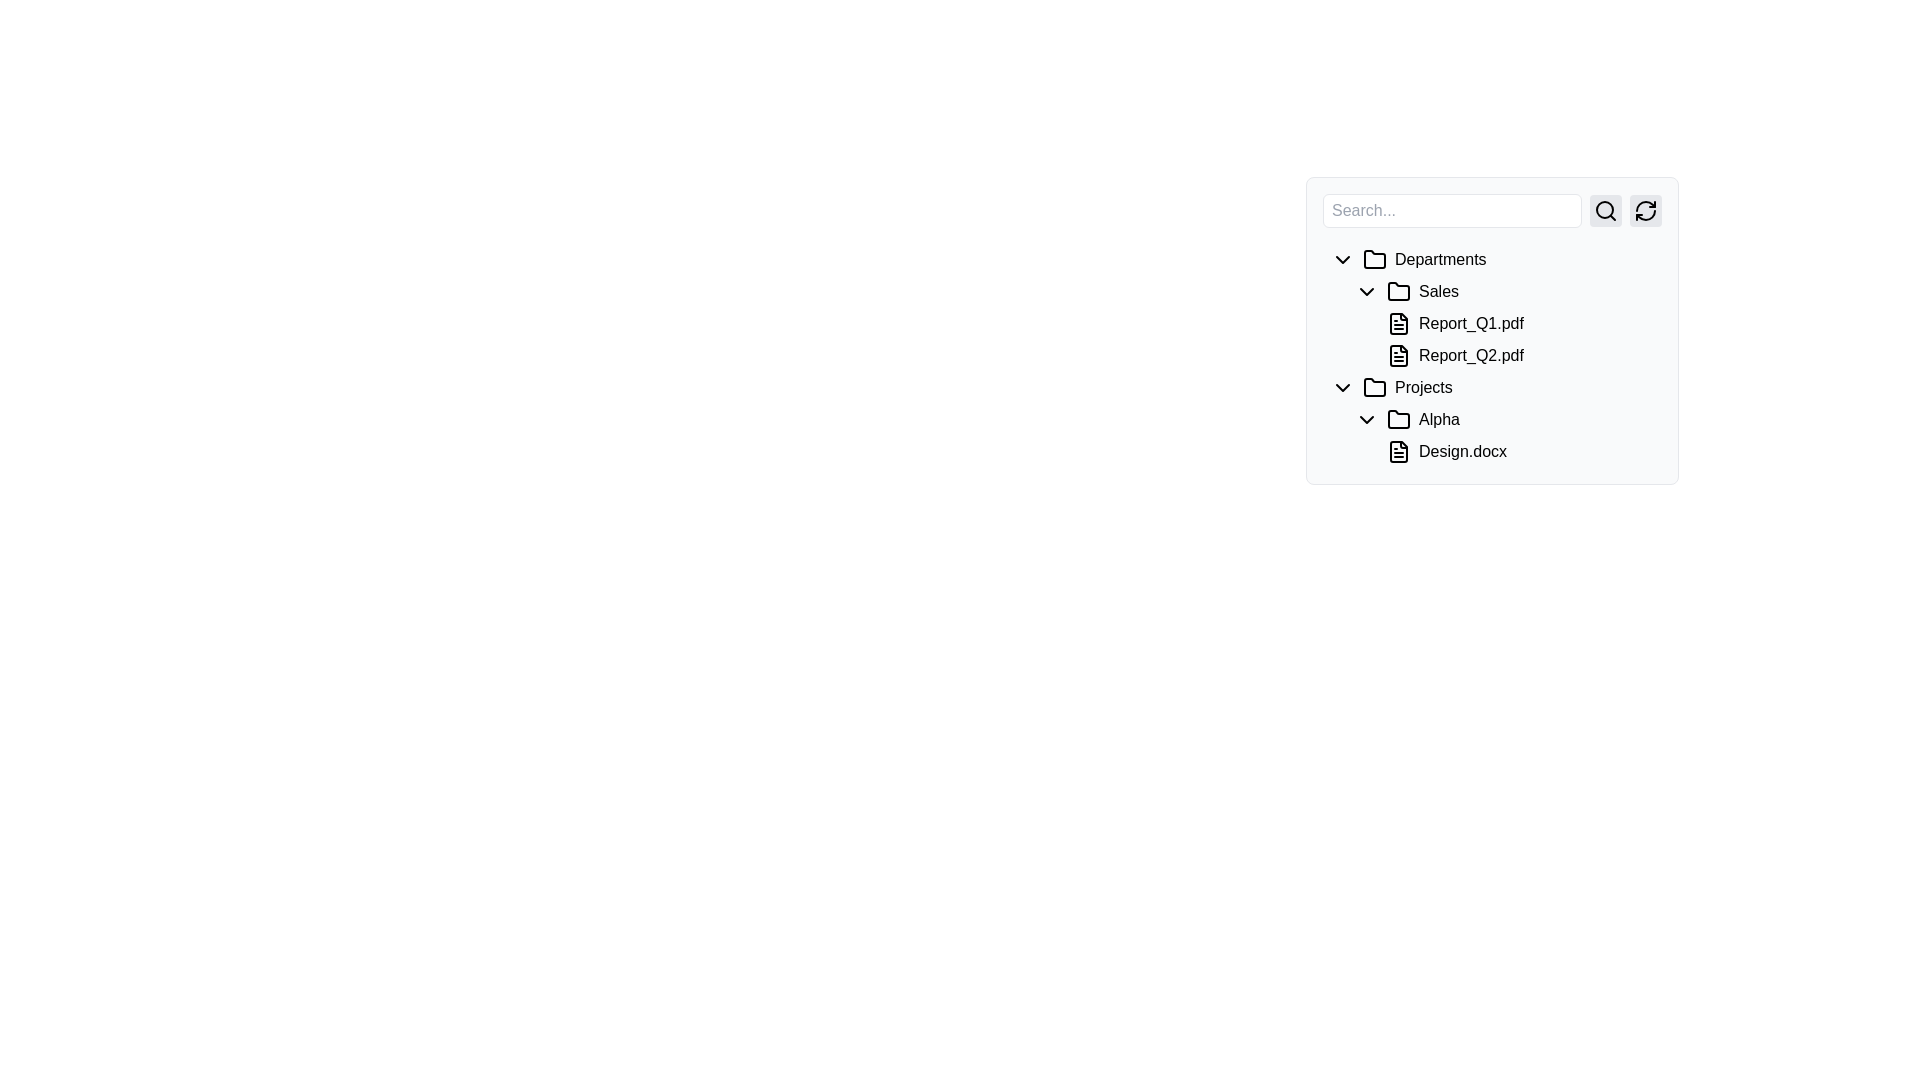 The width and height of the screenshot is (1920, 1080). What do you see at coordinates (1373, 258) in the screenshot?
I see `the 'Departments' directory icon, which is a visual indicator resembling a folder, located to the left of the 'Departments' text in the hierarchical list` at bounding box center [1373, 258].